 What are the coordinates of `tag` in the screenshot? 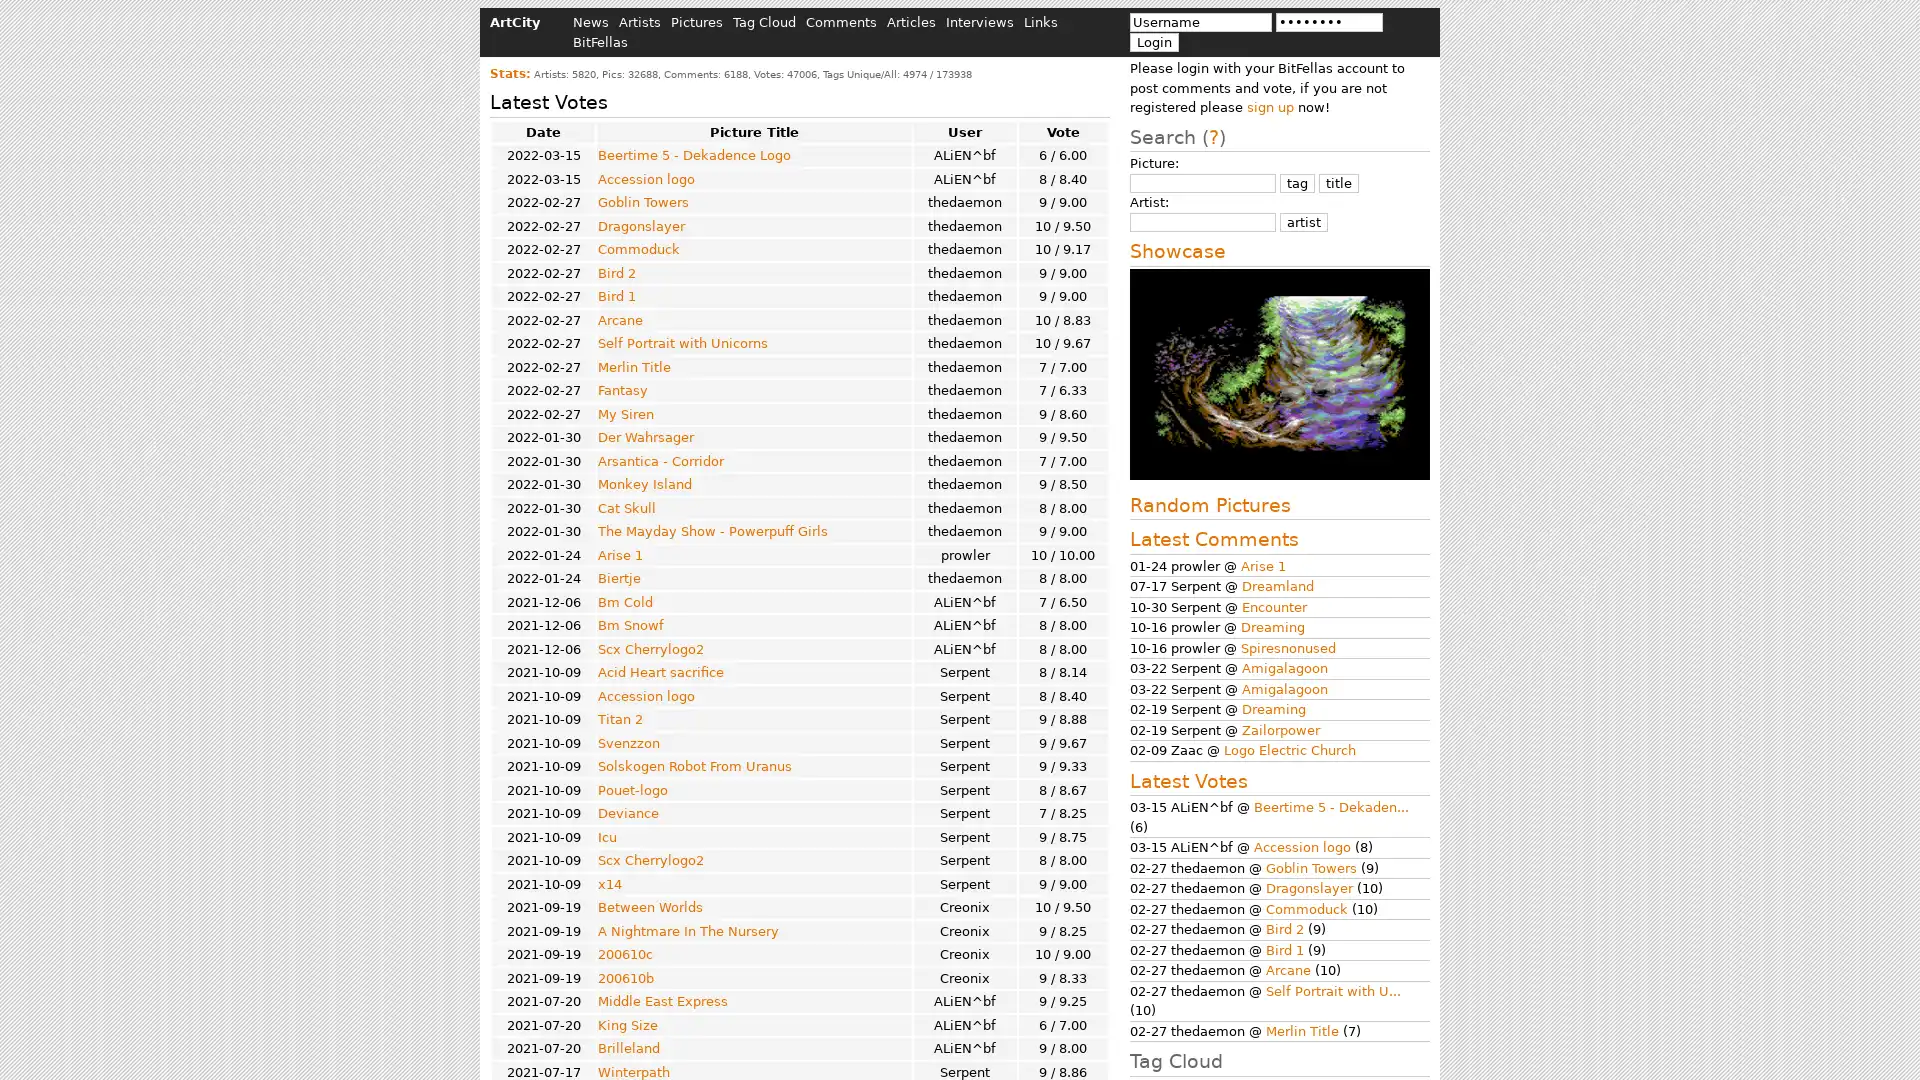 It's located at (1297, 182).